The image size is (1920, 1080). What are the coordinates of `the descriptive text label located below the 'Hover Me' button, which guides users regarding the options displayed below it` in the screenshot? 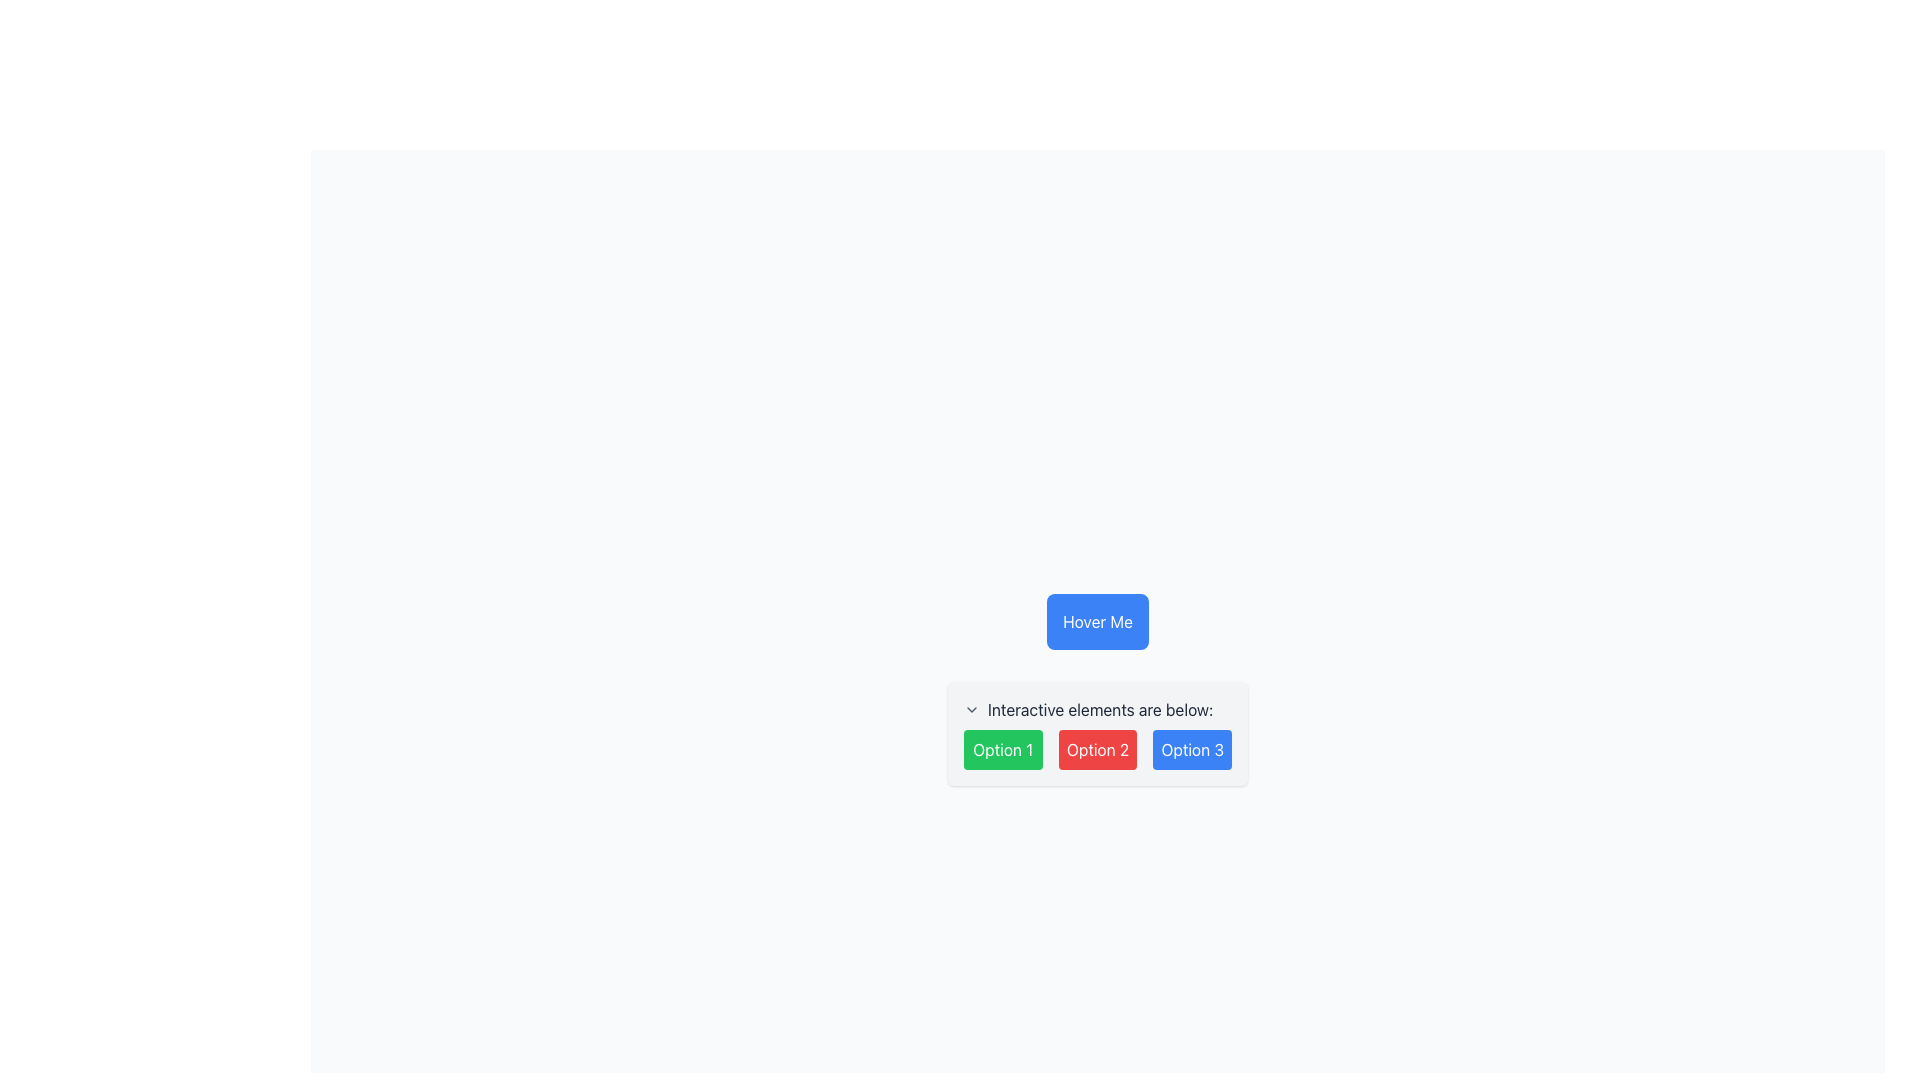 It's located at (1099, 708).